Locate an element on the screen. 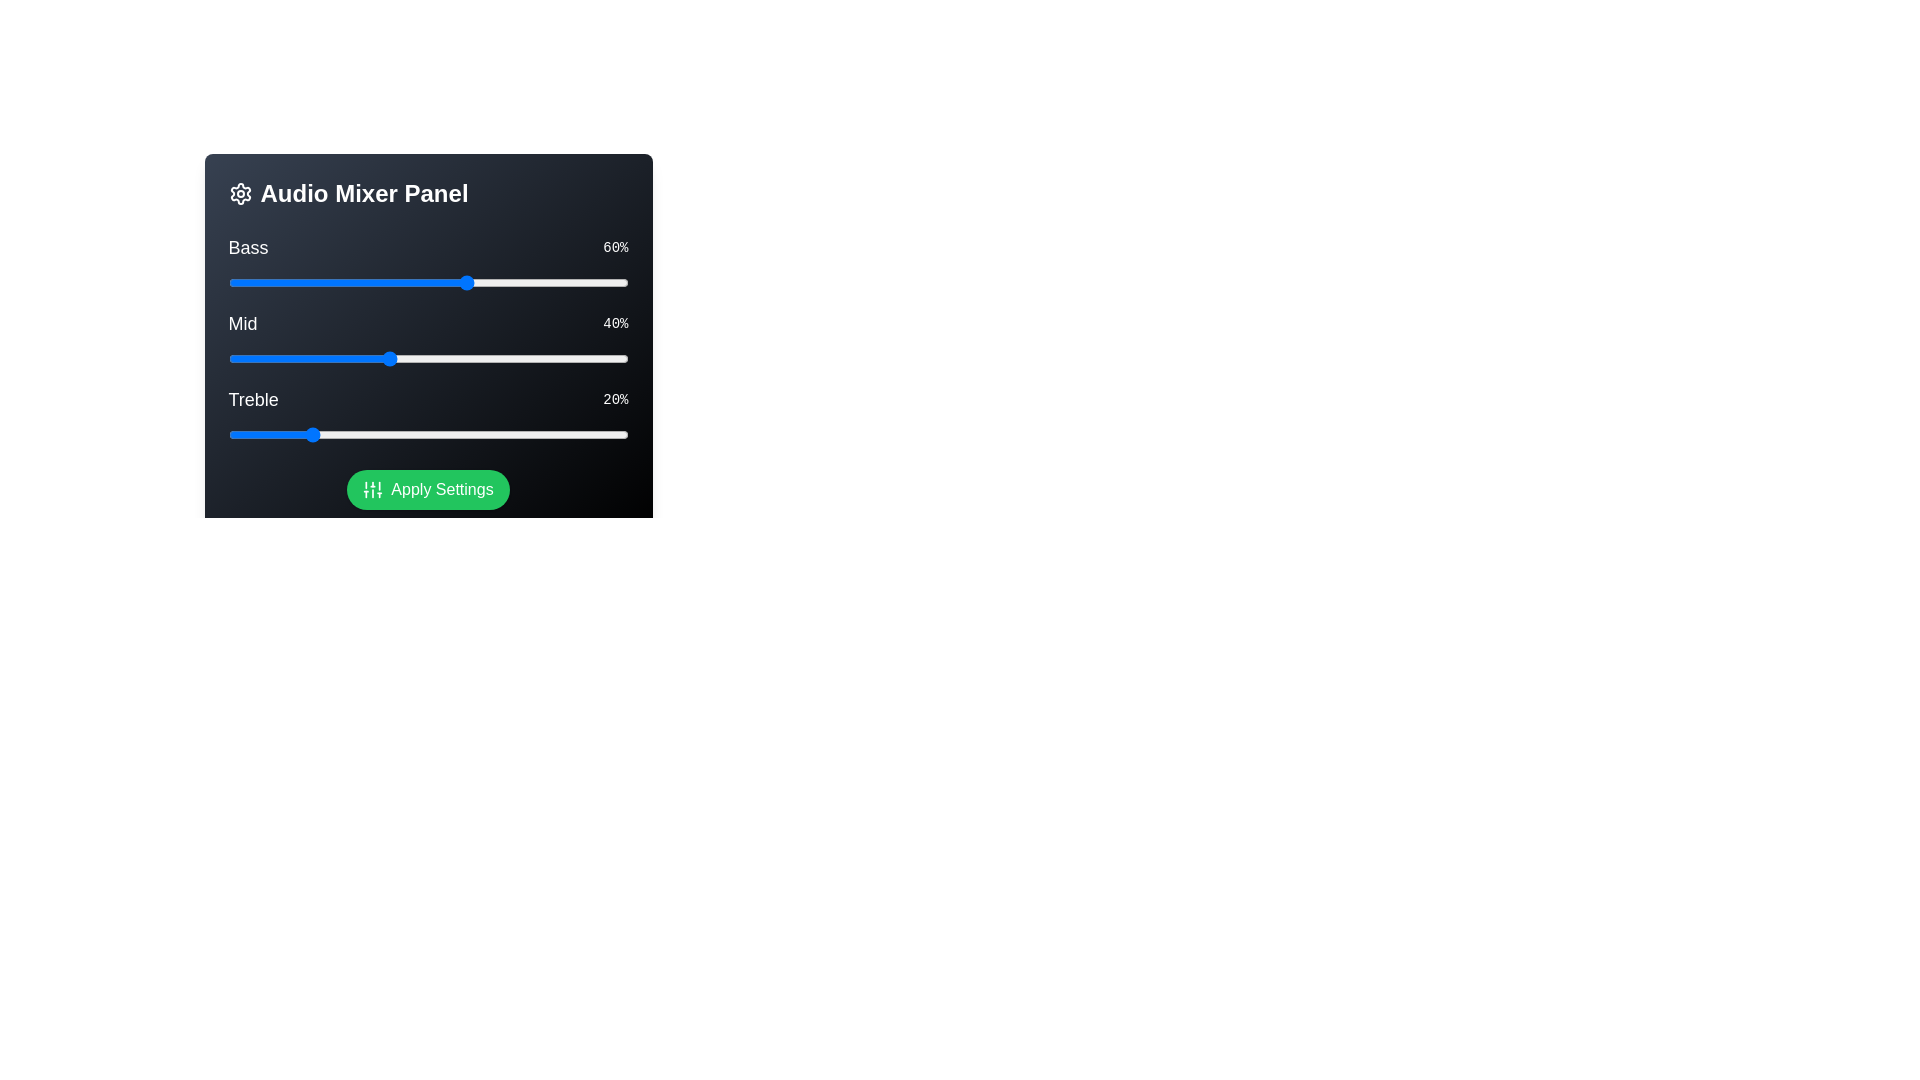 The width and height of the screenshot is (1920, 1080). the Treble slider to 31% is located at coordinates (352, 434).